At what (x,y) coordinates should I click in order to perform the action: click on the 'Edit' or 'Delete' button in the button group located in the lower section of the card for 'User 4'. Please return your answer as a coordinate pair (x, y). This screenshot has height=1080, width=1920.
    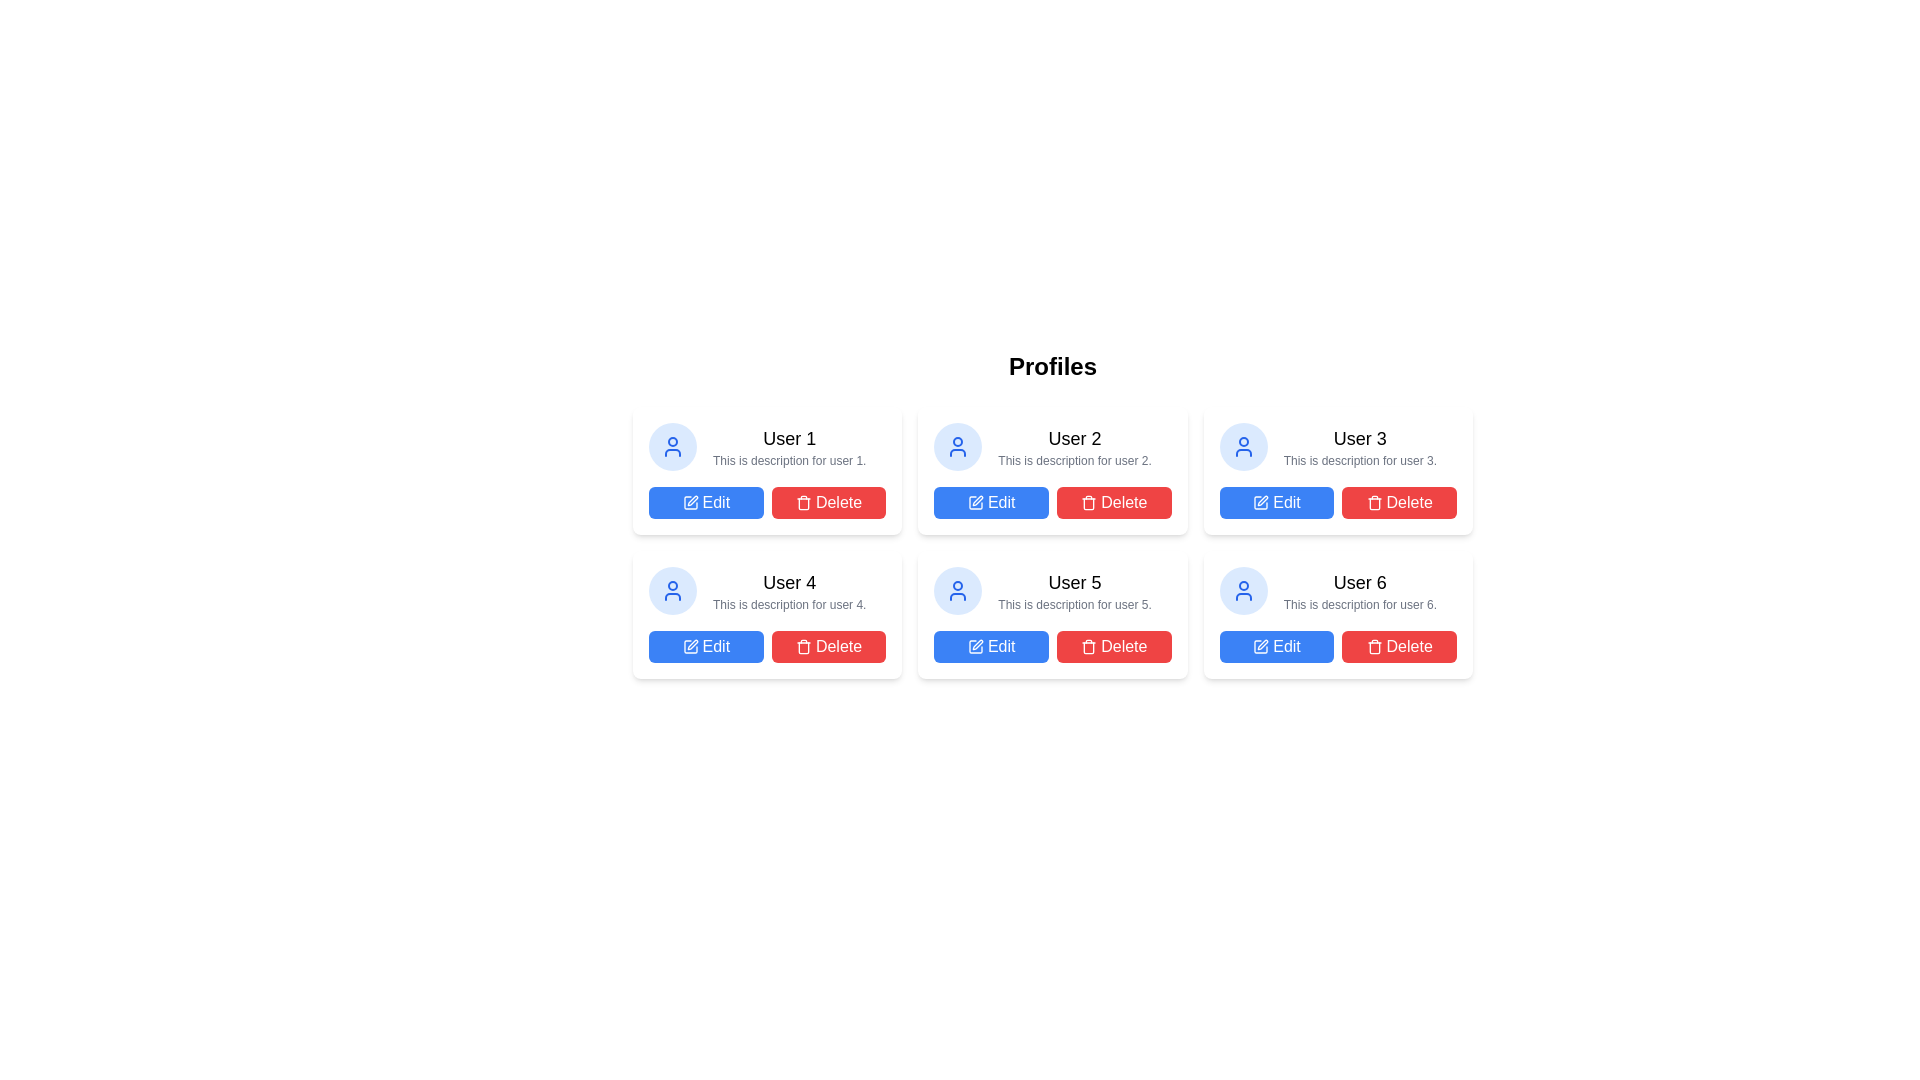
    Looking at the image, I should click on (766, 647).